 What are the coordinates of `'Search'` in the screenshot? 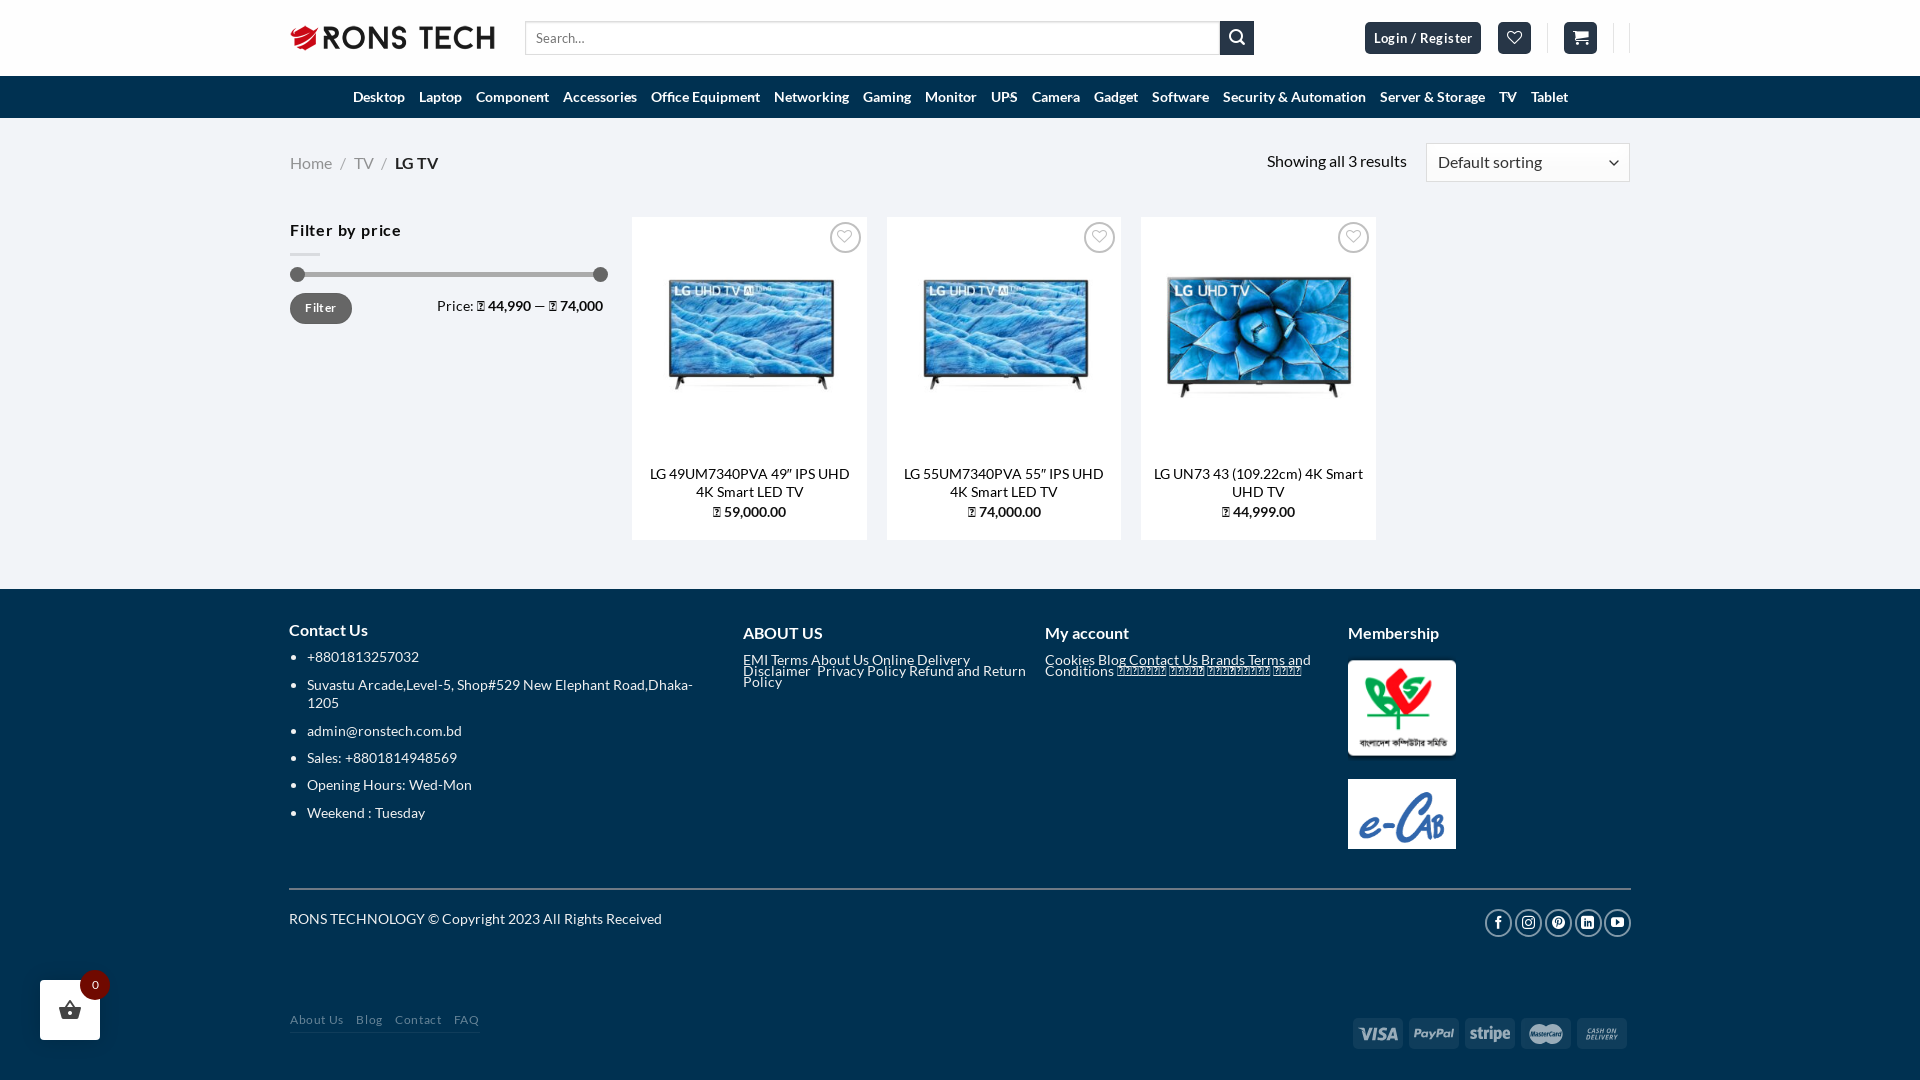 It's located at (1236, 38).